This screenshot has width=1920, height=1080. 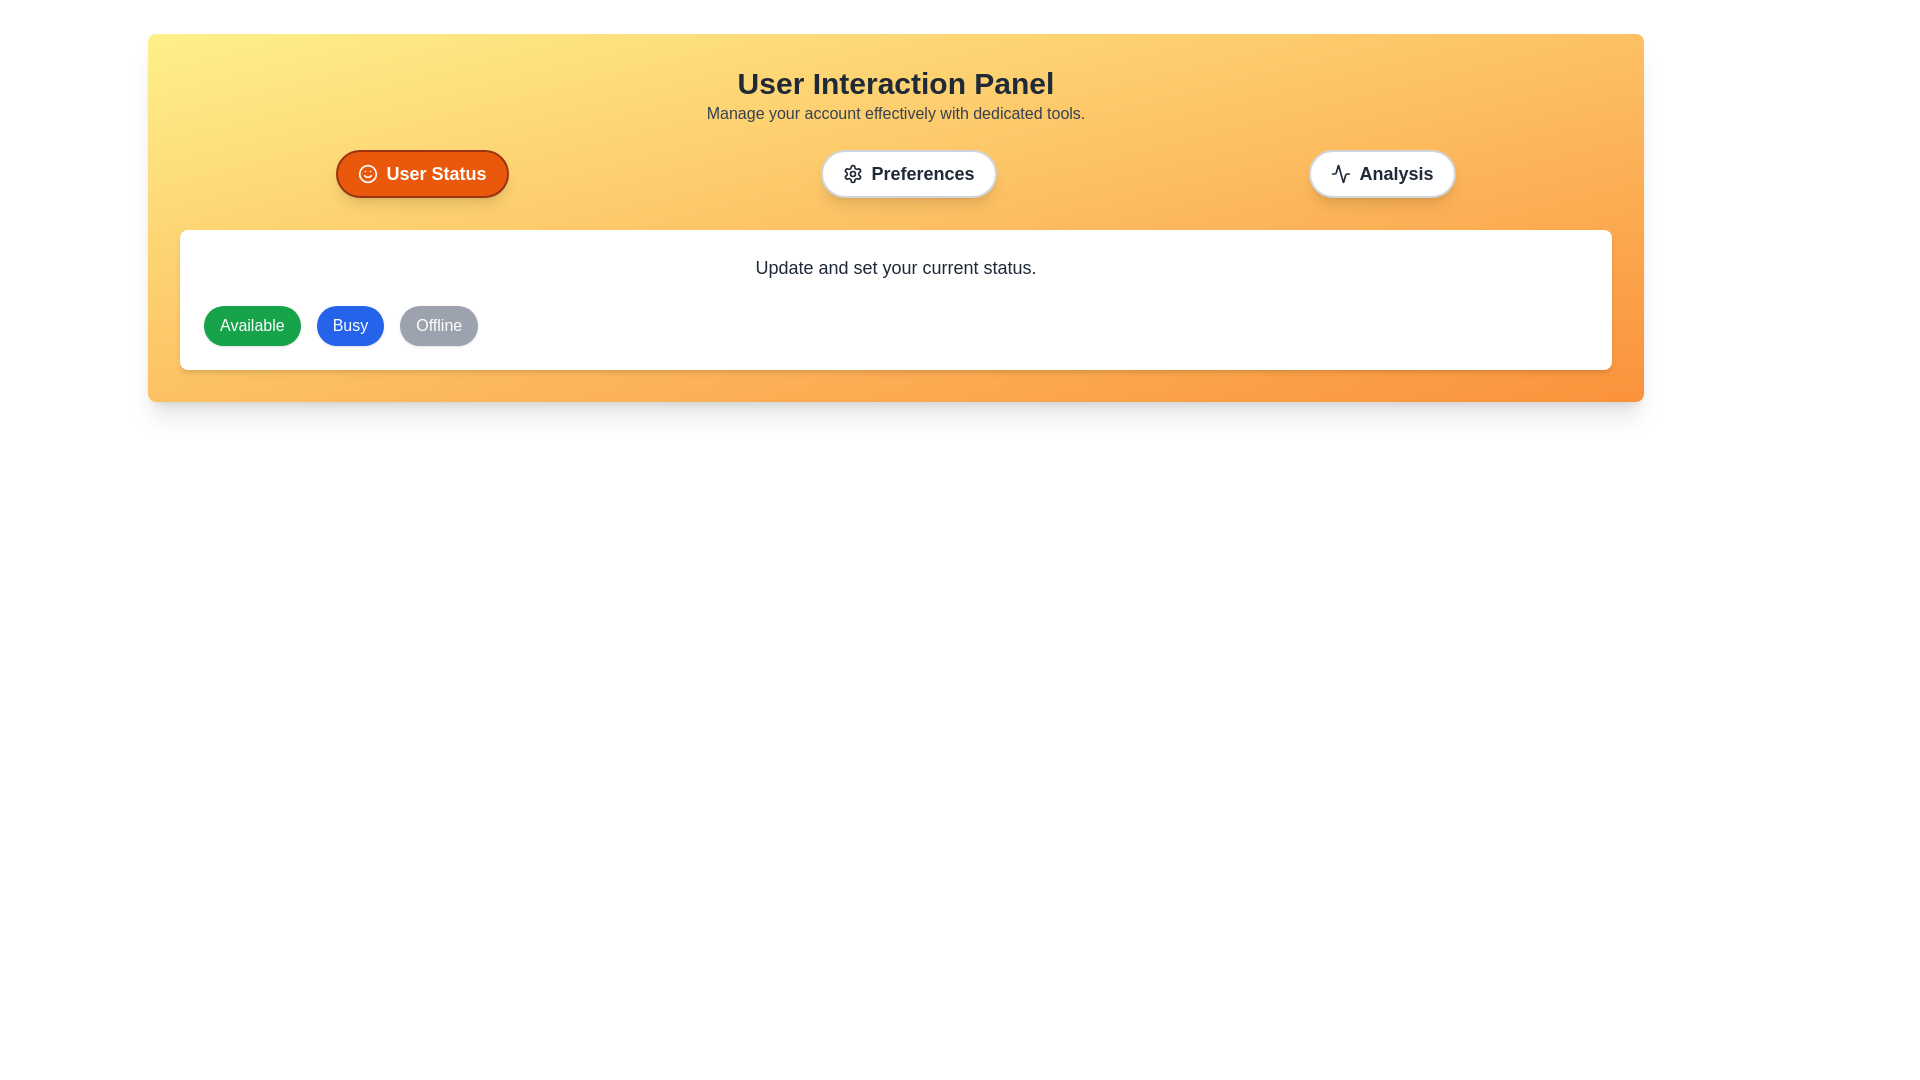 I want to click on the Preferences tab by clicking on the corresponding button, so click(x=907, y=172).